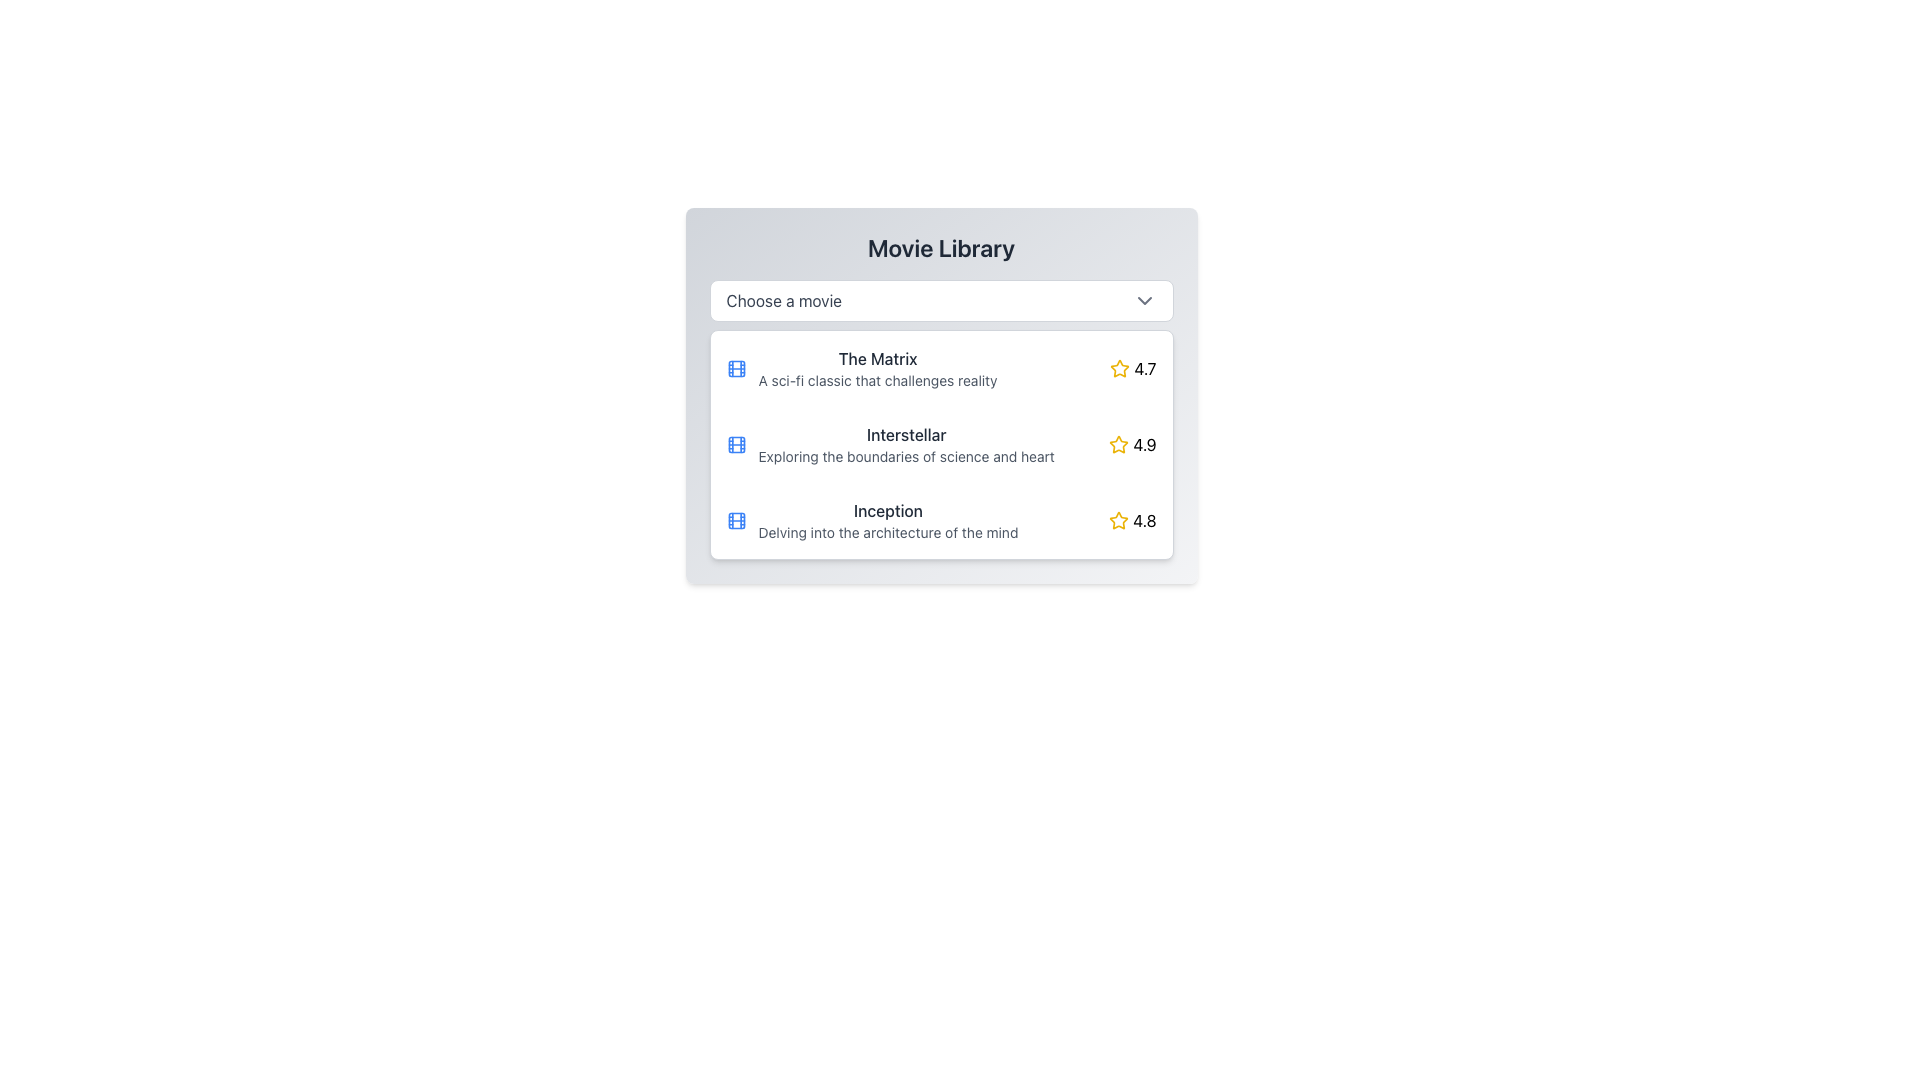 This screenshot has height=1080, width=1920. Describe the element at coordinates (916, 519) in the screenshot. I see `the text label representing the movie 'Inception' in the Movie Library` at that location.